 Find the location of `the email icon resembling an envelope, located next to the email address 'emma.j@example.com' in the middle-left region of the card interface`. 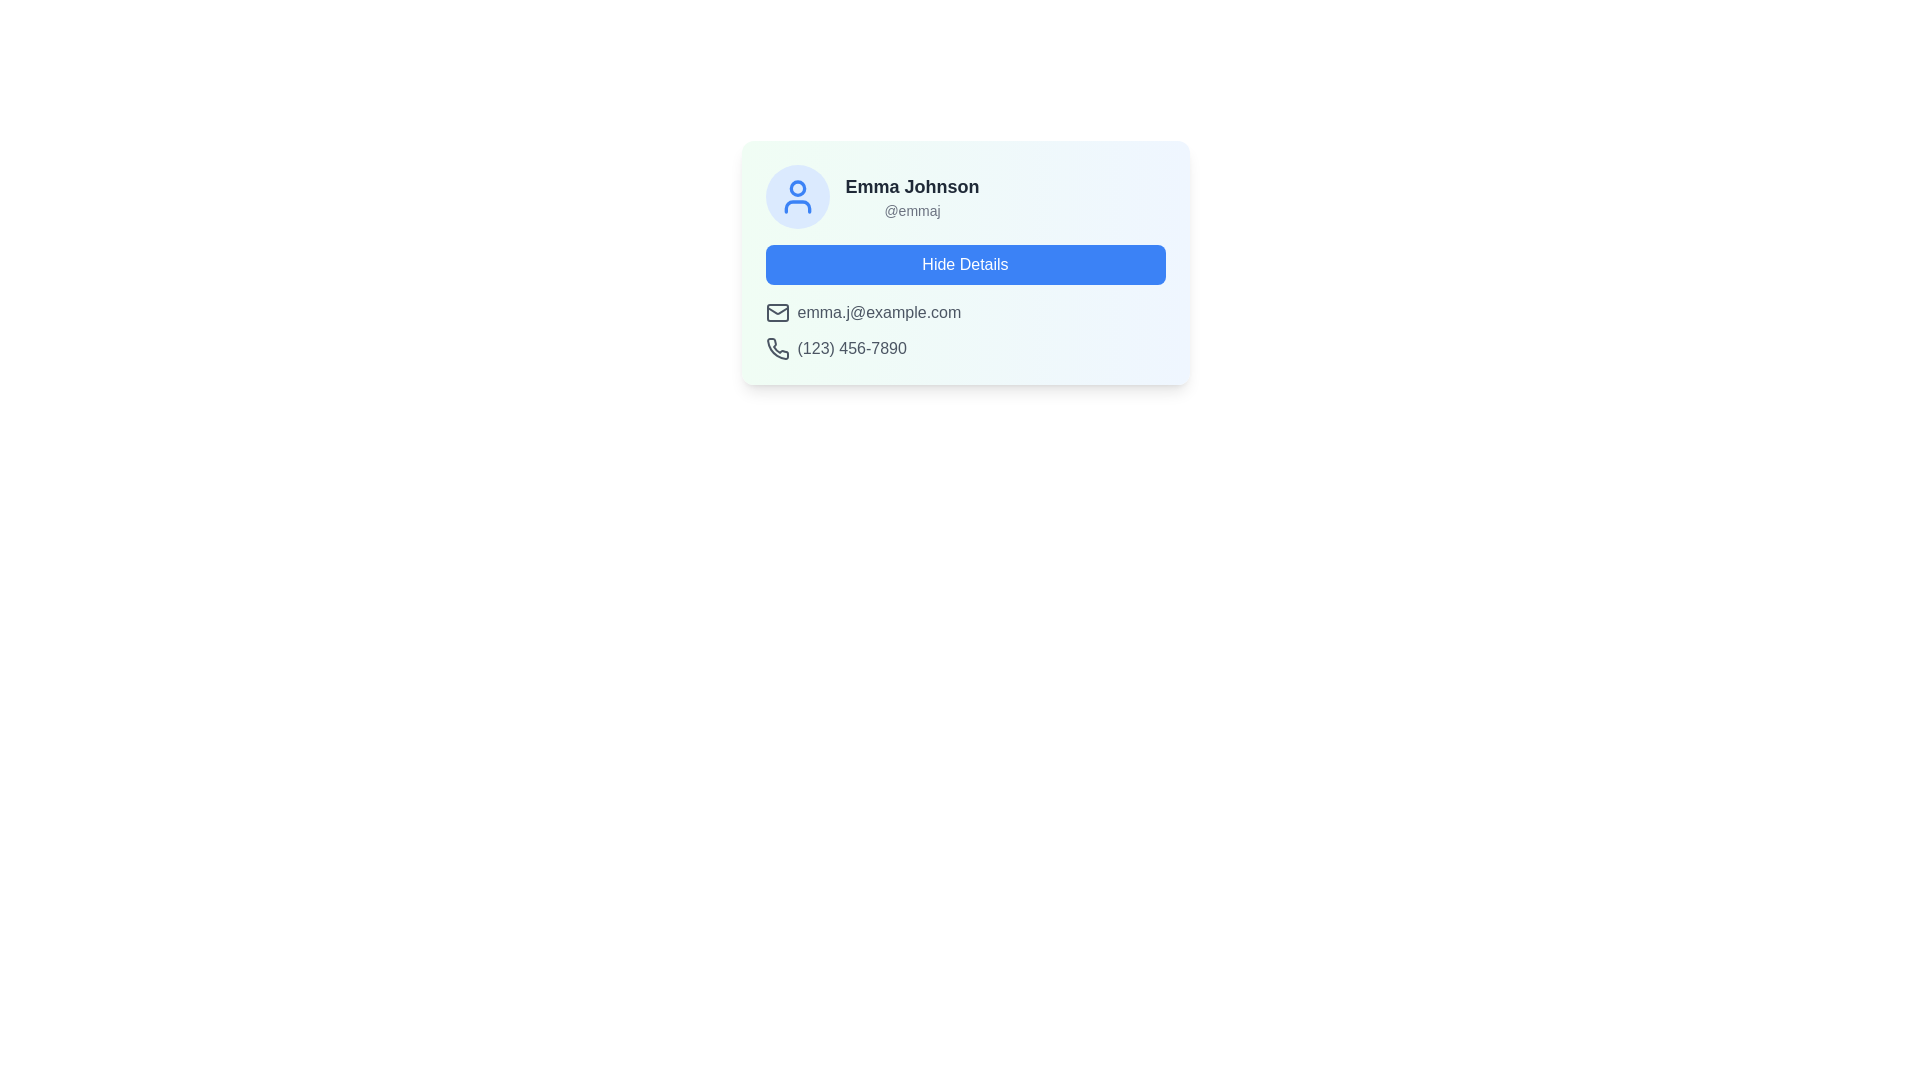

the email icon resembling an envelope, located next to the email address 'emma.j@example.com' in the middle-left region of the card interface is located at coordinates (776, 312).